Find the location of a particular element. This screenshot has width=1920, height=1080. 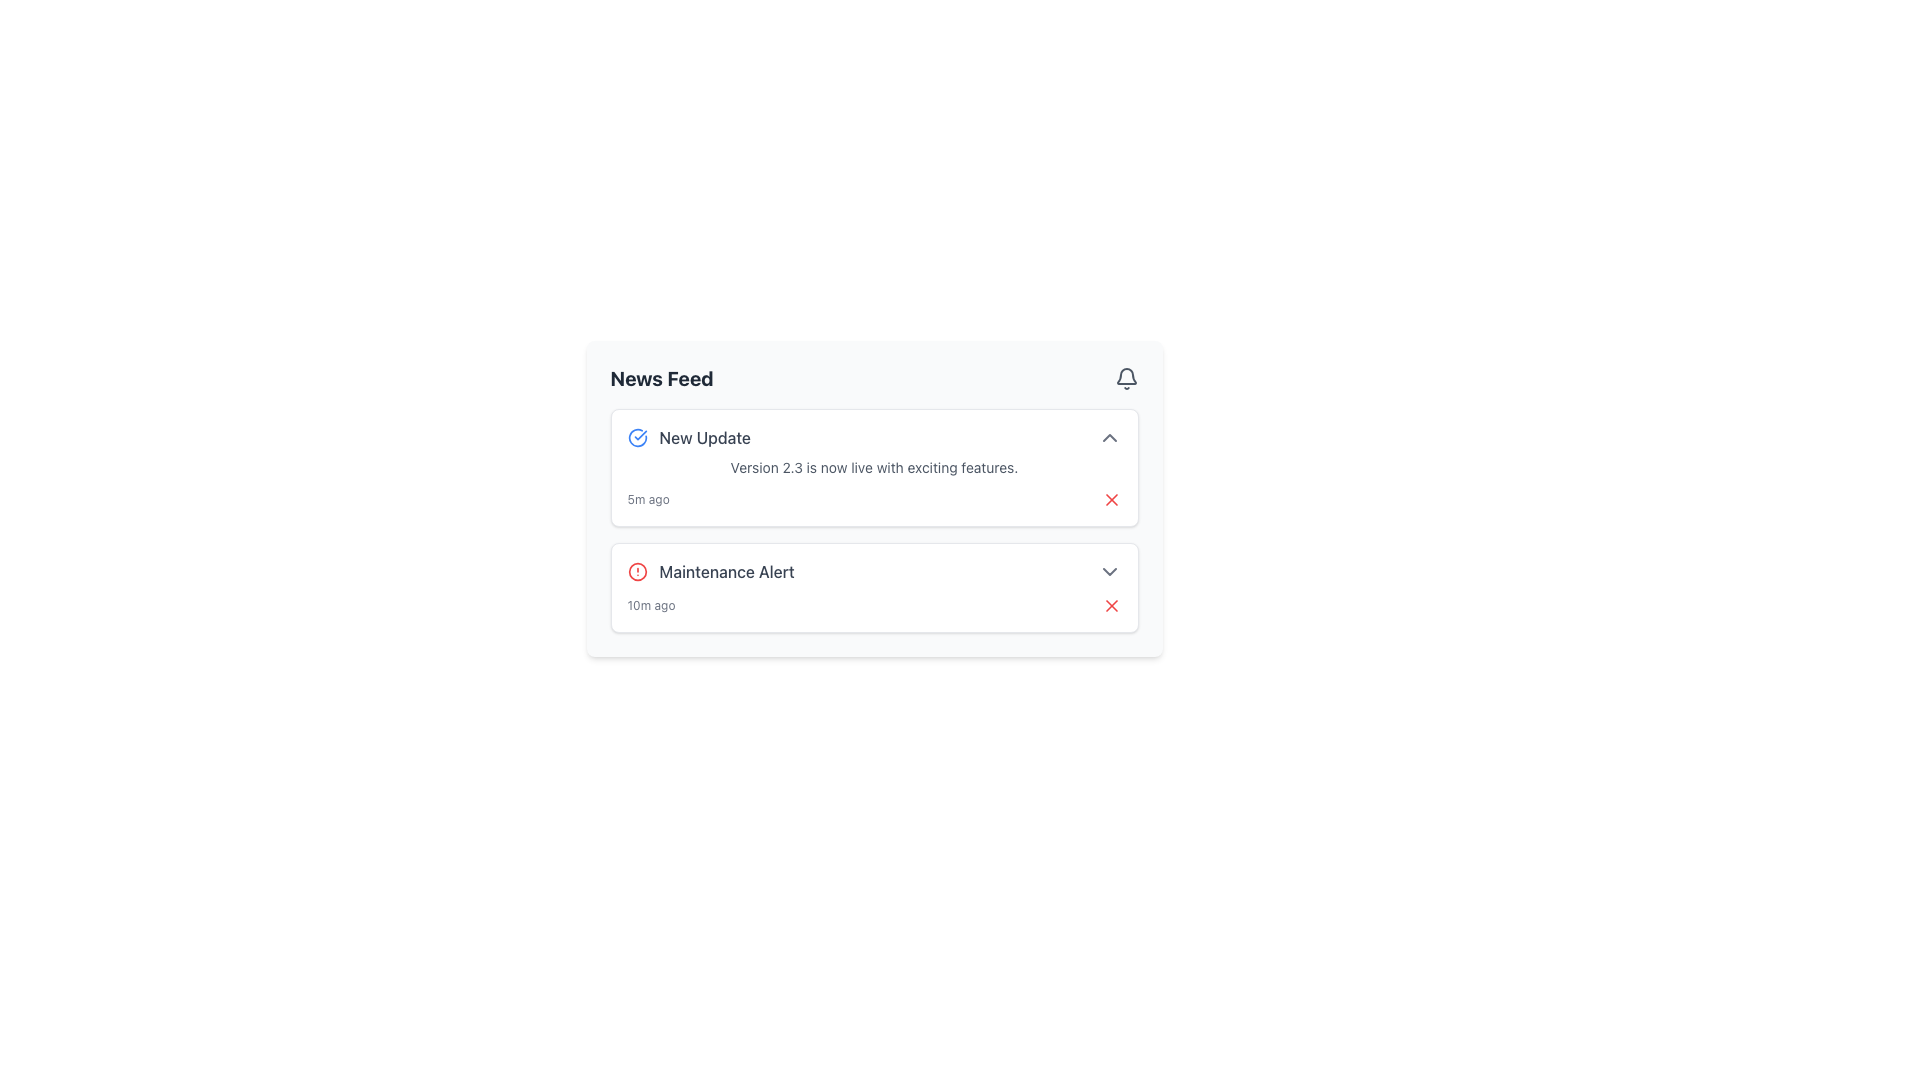

the red 'X' shaped button in the top-right corner of the 'New Update' card in the 'News Feed' section is located at coordinates (1110, 499).